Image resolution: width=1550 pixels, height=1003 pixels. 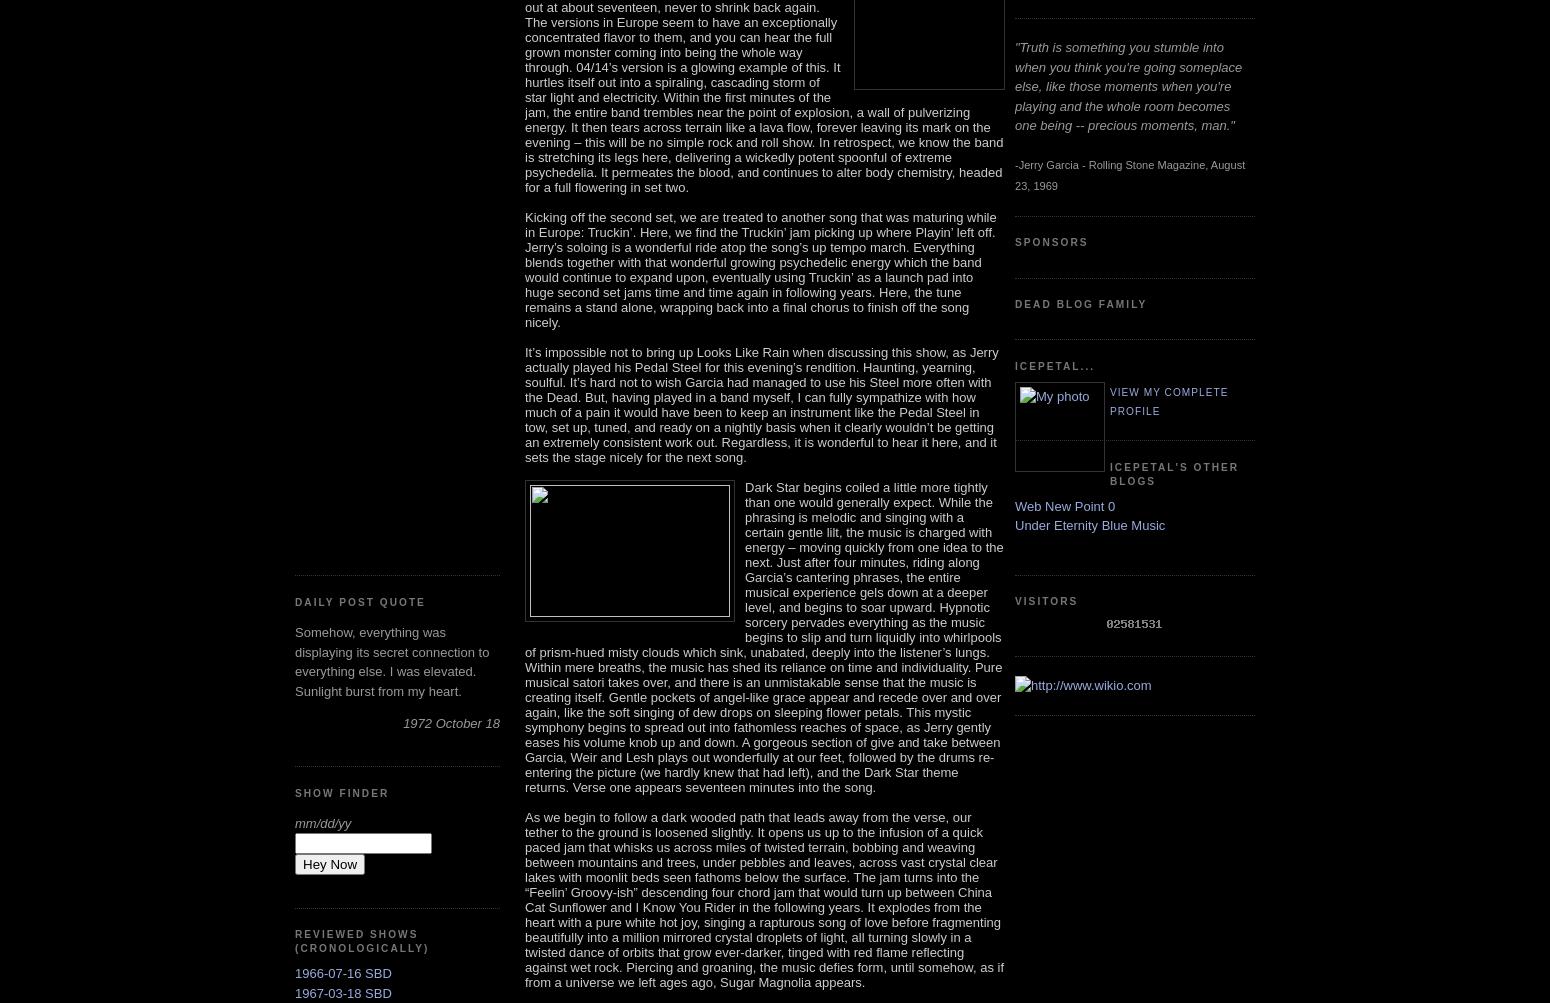 What do you see at coordinates (763, 636) in the screenshot?
I see `'Dark Star begins coiled a little more tightly than one would generally expect. While the phrasing is melodic and singing with a certain gentle lilt, the music is charged with energy – moving quickly from one idea to the next. Just after four minutes, riding along Garcia’s cantering phrases, the entire musical experience gels down at a deeper level, and begins to soar upward. Hypnotic sorcery pervades everything as the music begins to slip and turn liquidly into whirlpools of prism-hued misty clouds which sink, unabated, deeply into the listener’s lungs. Within mere breaths, the music has shed its reliance on time and individuality. Pure musical satori takes over, and there is an unmistakable sense that the music is creating itself. Gentle pockets of angel-like grace appear and recede over and over again, like the soft singing of dew drops on sleeping flower petals. This mystic symphony begins to spread out into fathomless reaches of space, as Jerry gently eases his volume knob up and down. A gorgeous section of give and take between Garcia, Weir and Lesh plays out wonderfully at our feet, followed by the drums re-entering the picture (we hardly knew that had left), and the Dark Star theme returns. Verse one appears seventeen minutes into the song.'` at bounding box center [763, 636].